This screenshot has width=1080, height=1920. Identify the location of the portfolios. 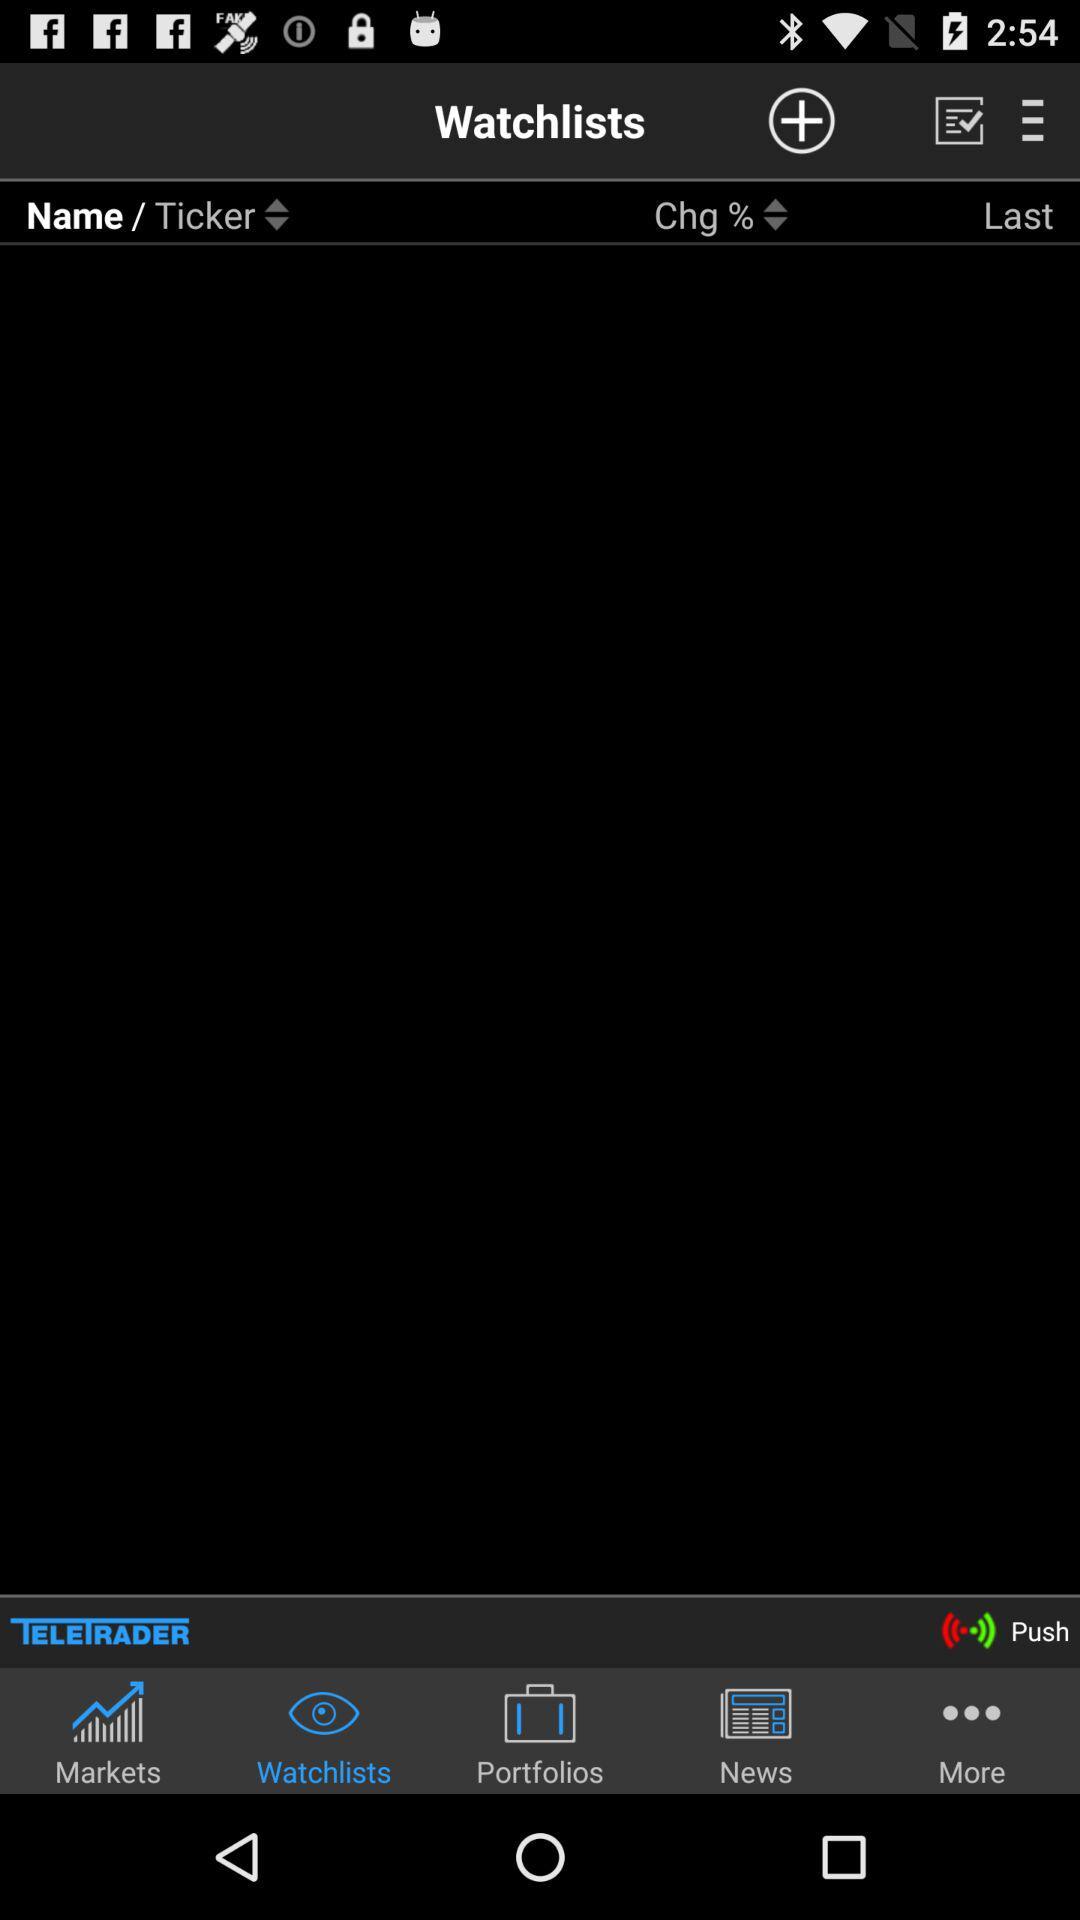
(540, 1732).